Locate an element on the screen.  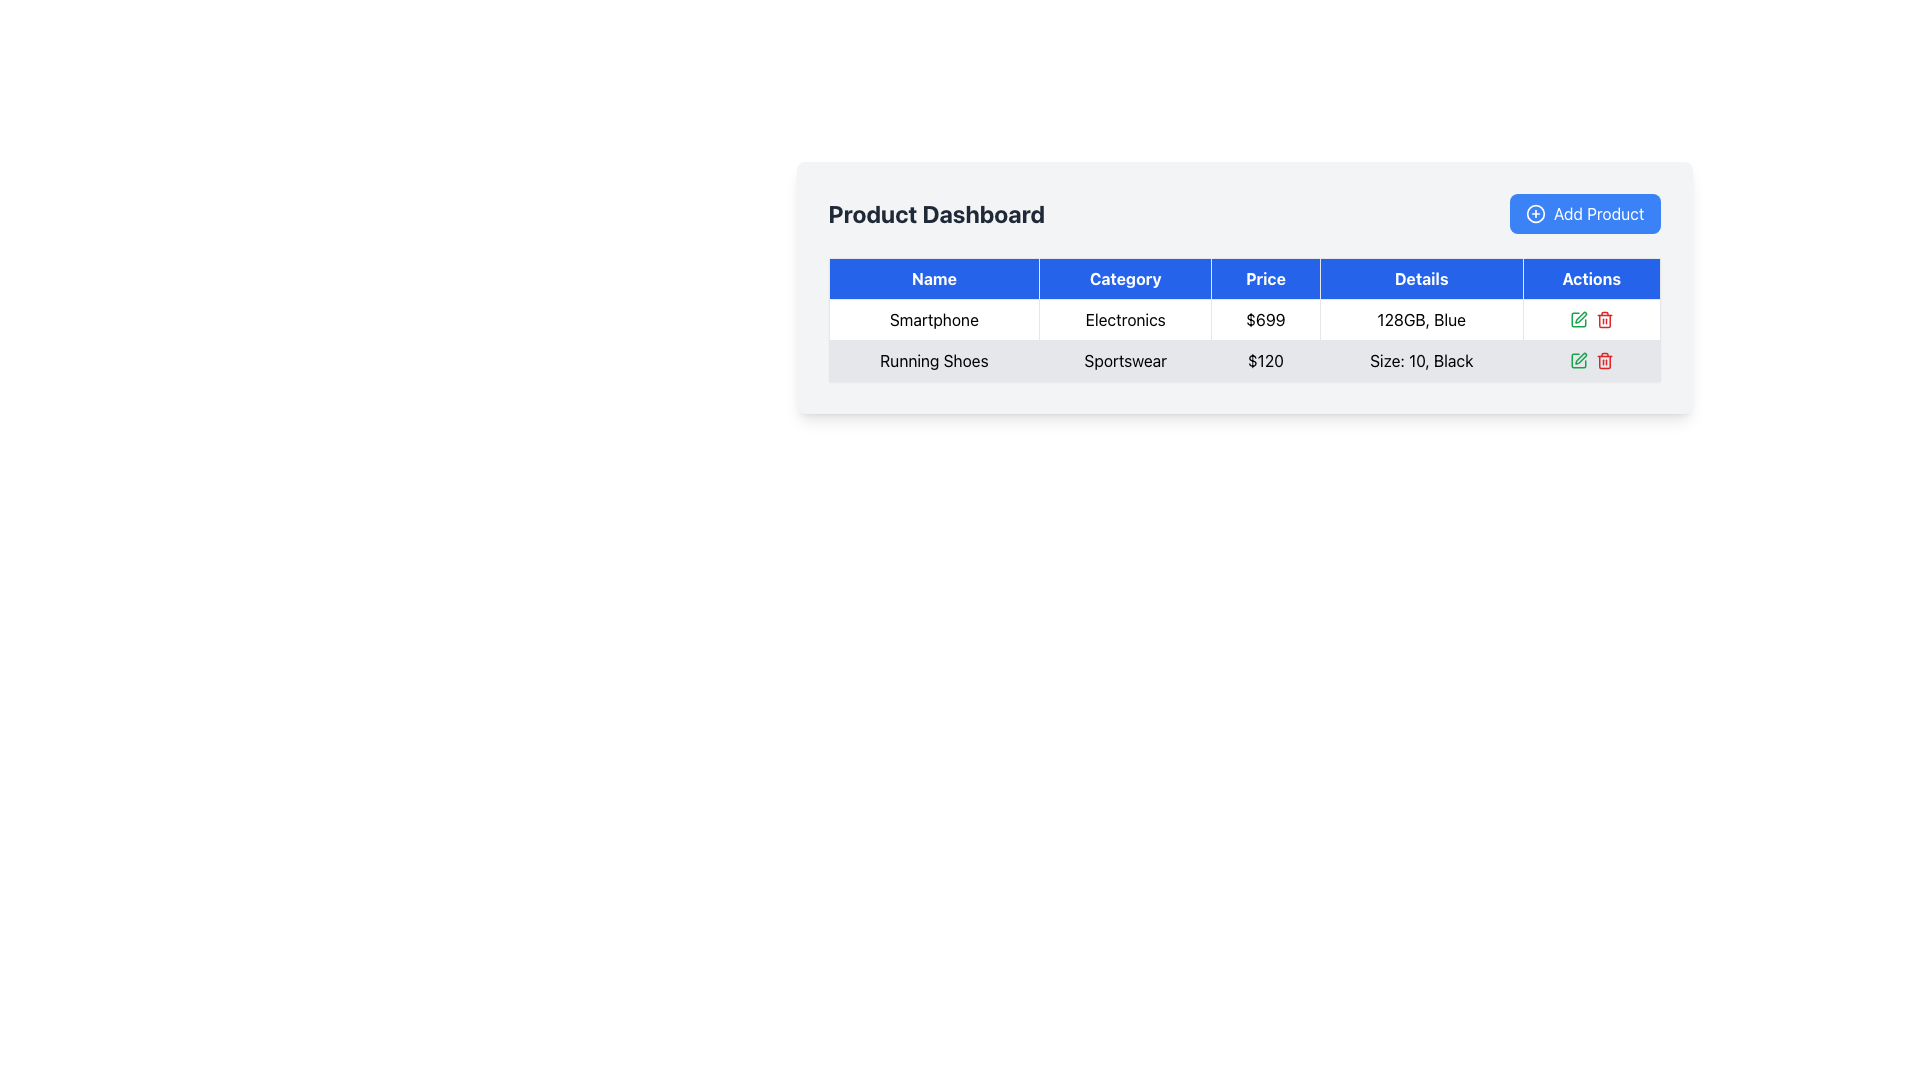
text displayed in the table cell that shows the category of the product, which is 'Electronics', located in the second column of the first row under the 'Category' header is located at coordinates (1125, 319).